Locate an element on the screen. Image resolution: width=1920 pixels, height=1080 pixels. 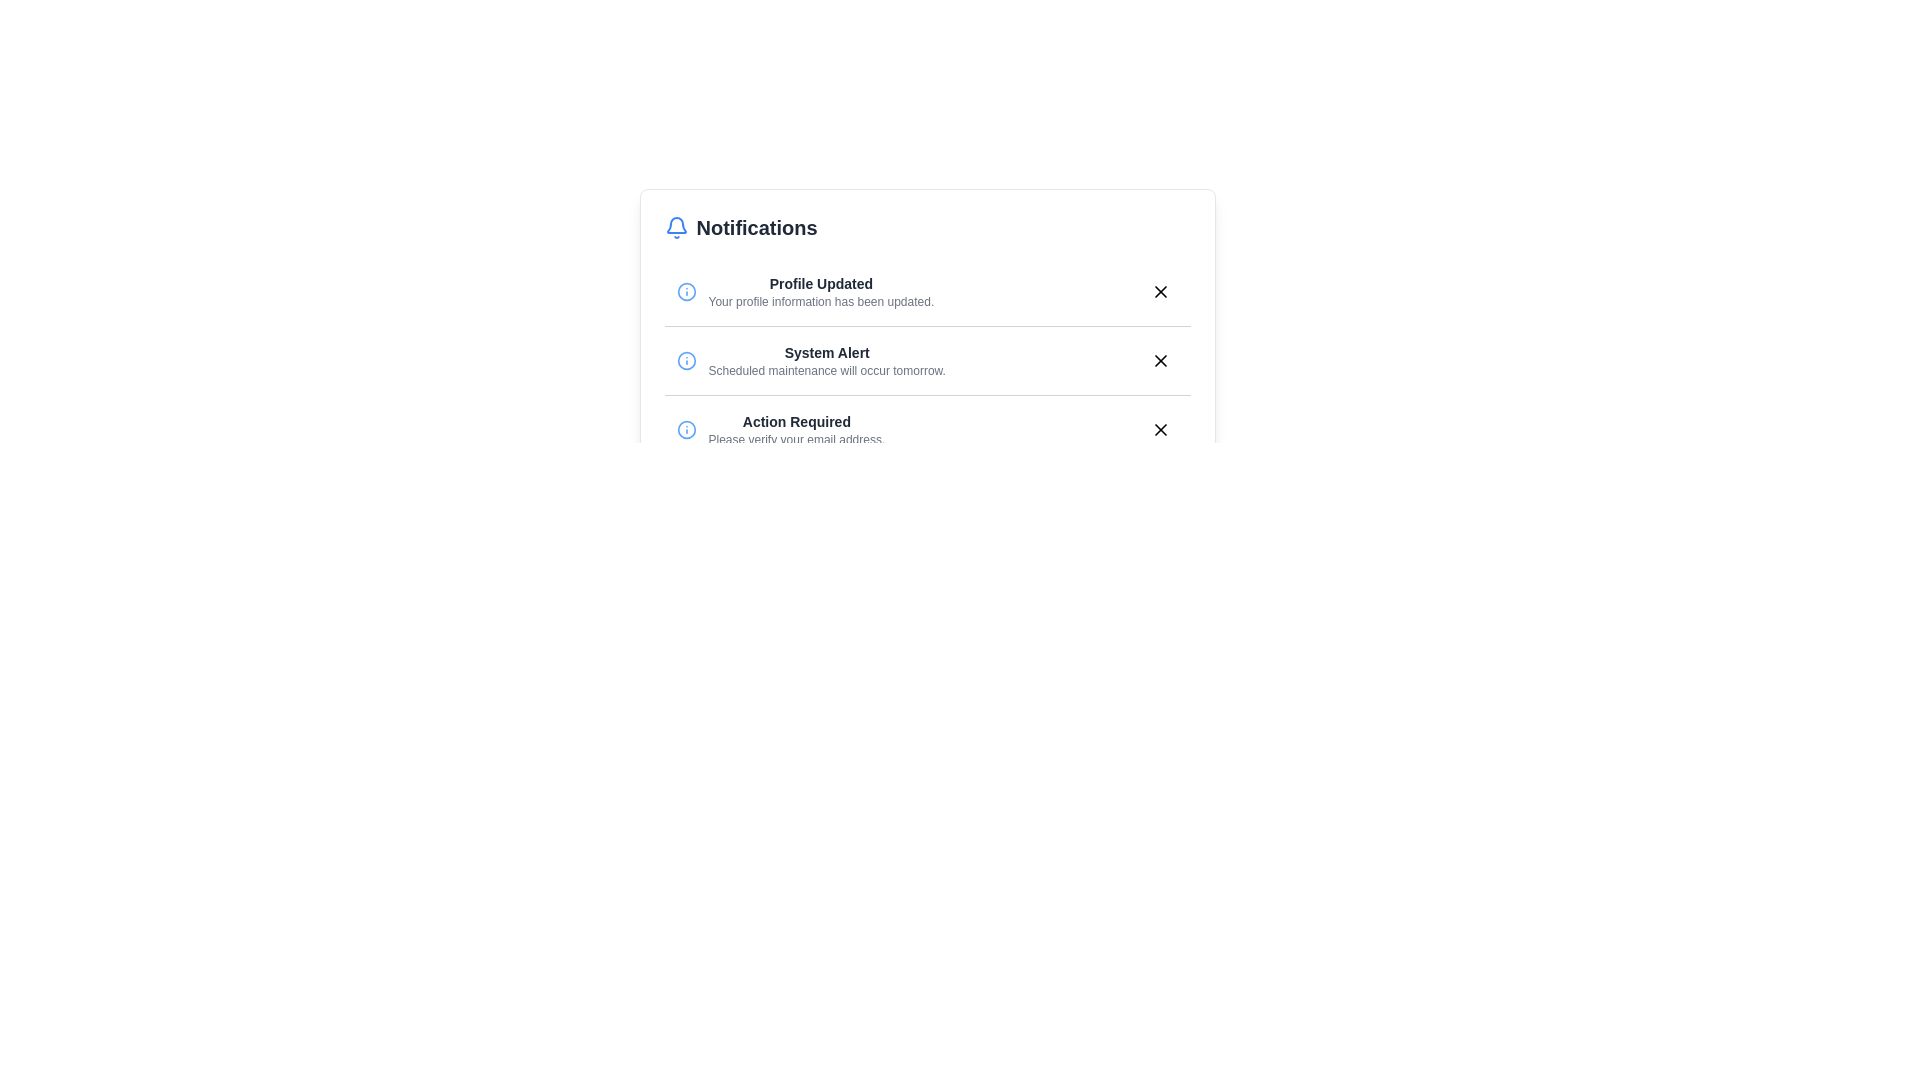
the static text label element located beneath the 'Profile Updated' text within the notification card is located at coordinates (821, 301).